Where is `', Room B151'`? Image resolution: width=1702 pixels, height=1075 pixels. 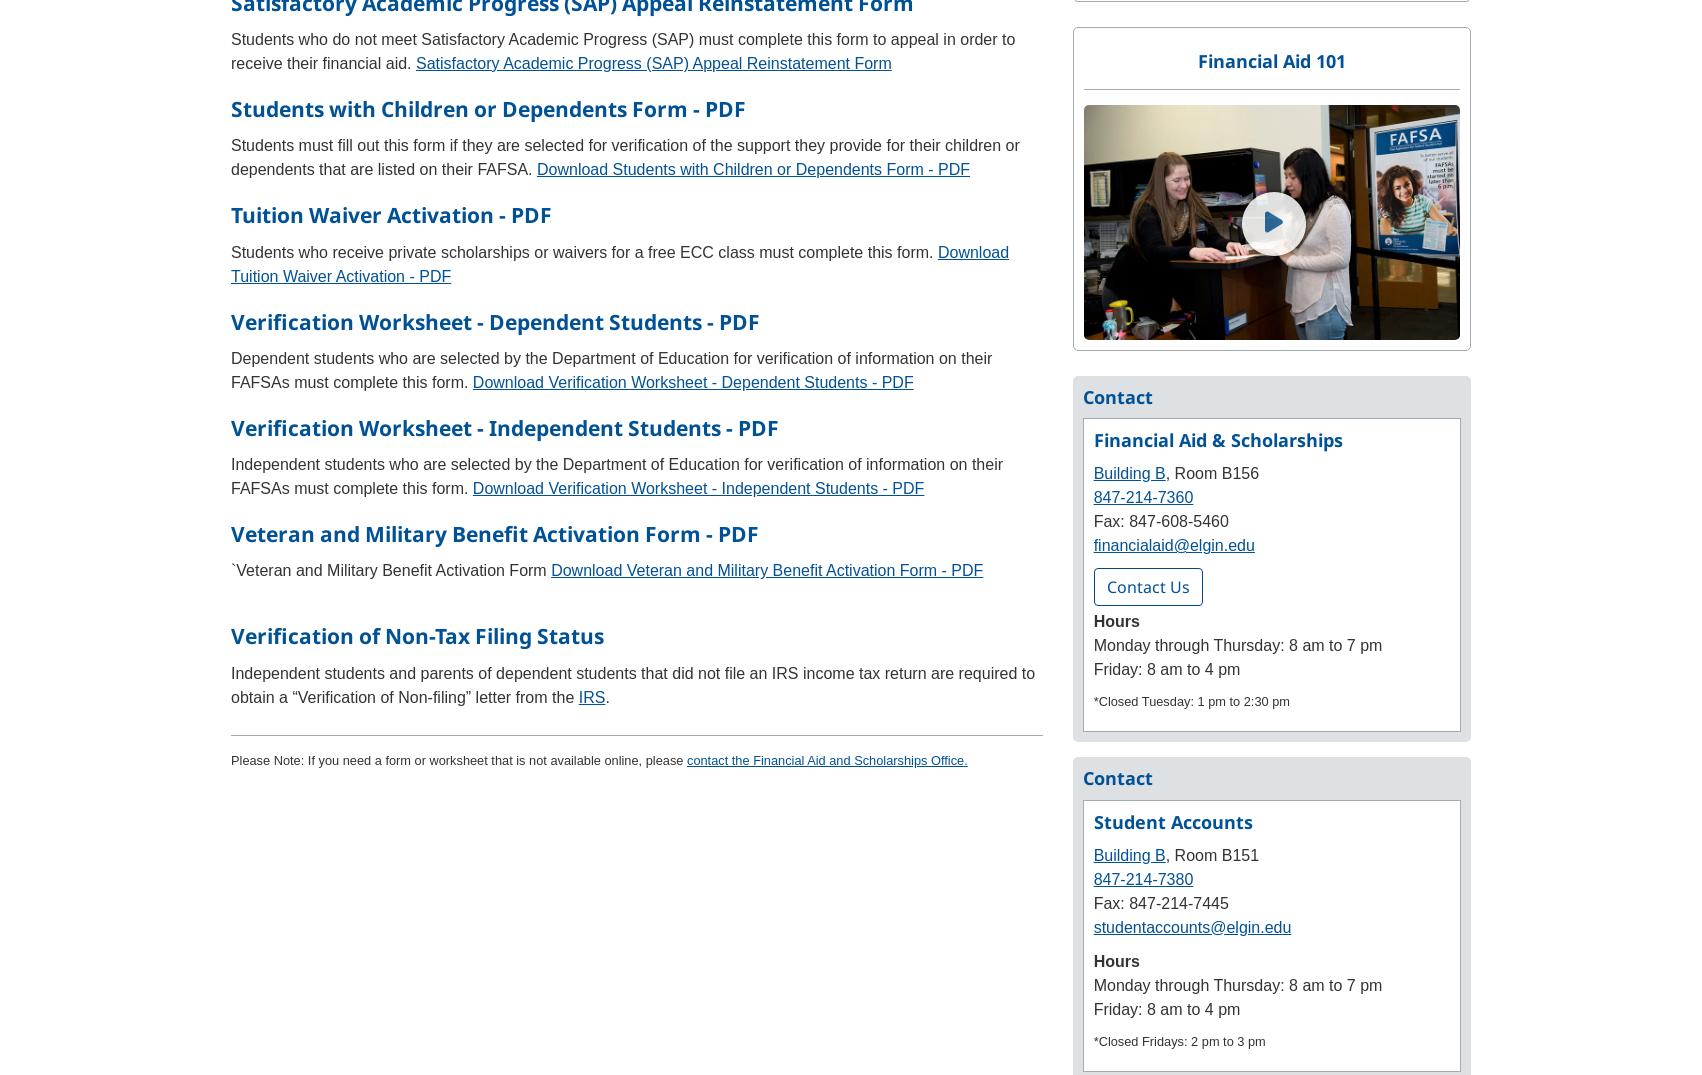
', Room B151' is located at coordinates (1211, 854).